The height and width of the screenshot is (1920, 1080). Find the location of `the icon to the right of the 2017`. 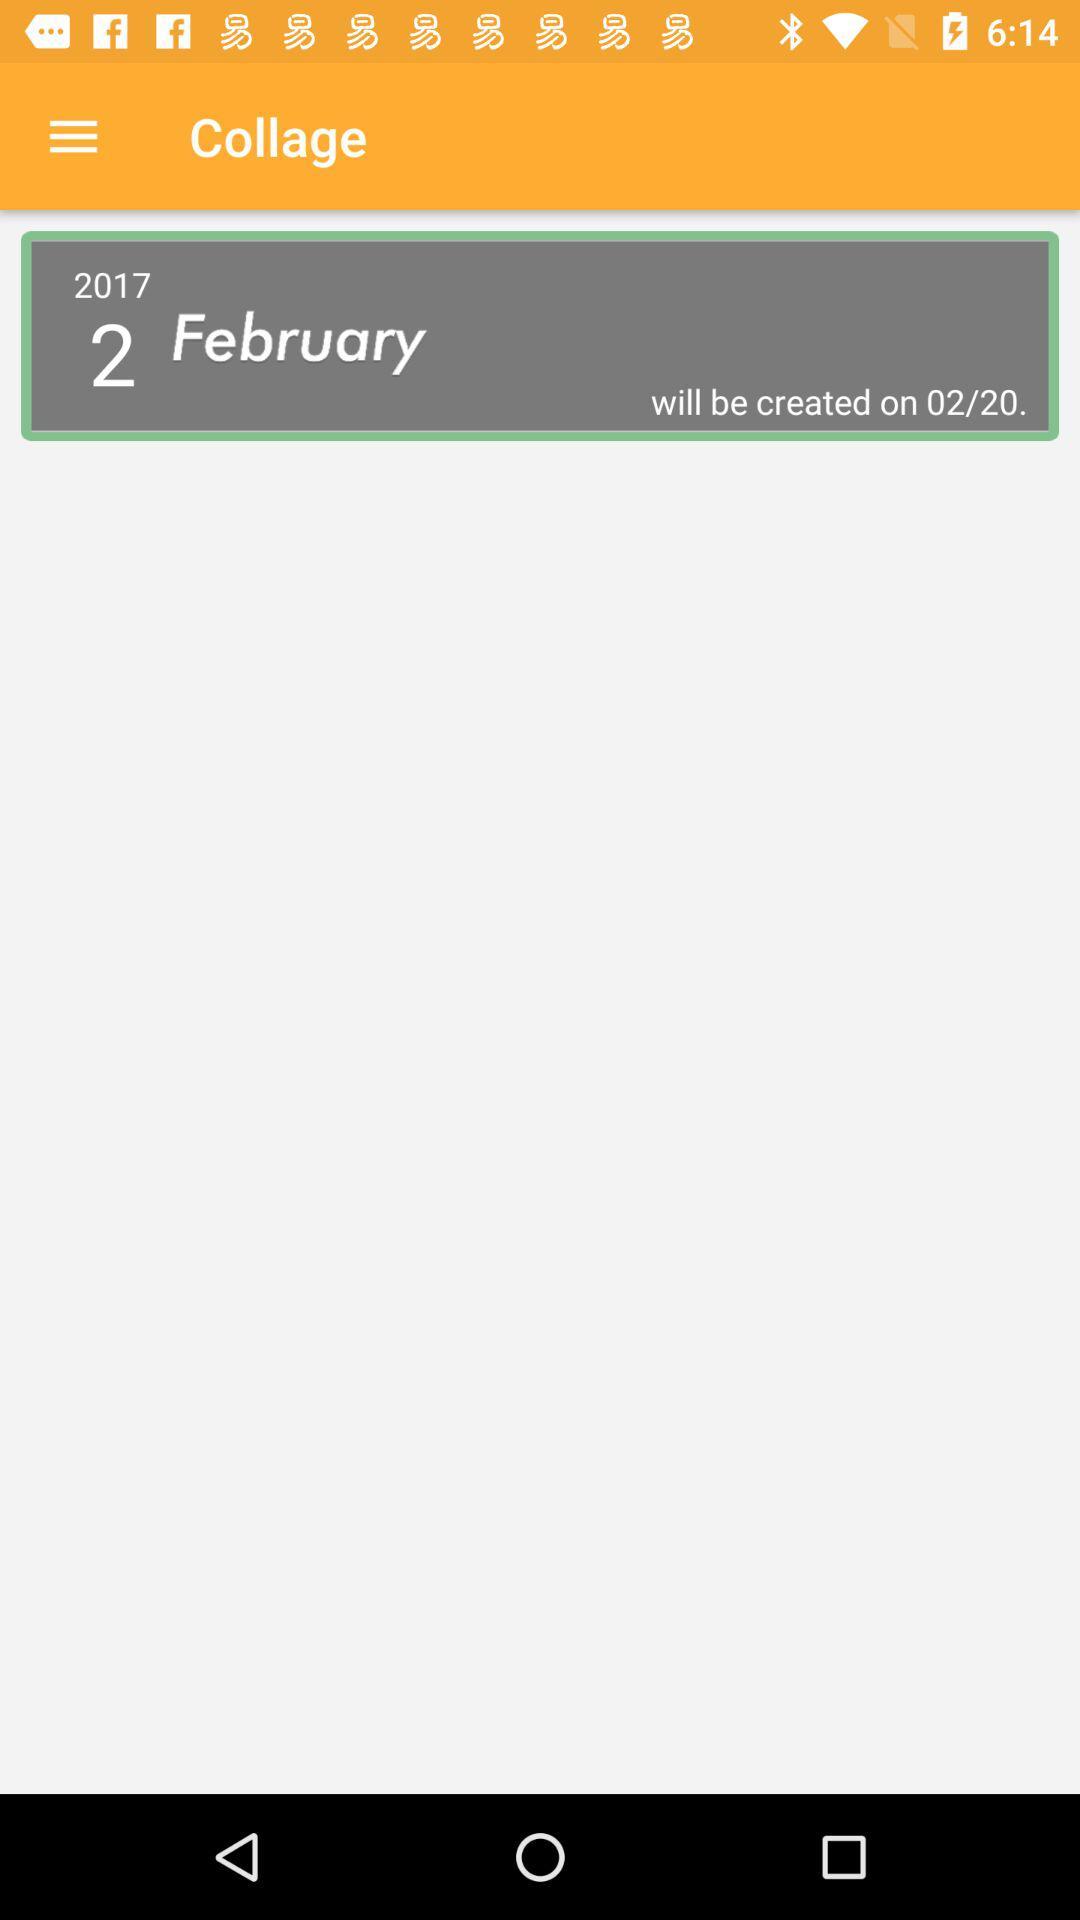

the icon to the right of the 2017 is located at coordinates (599, 400).